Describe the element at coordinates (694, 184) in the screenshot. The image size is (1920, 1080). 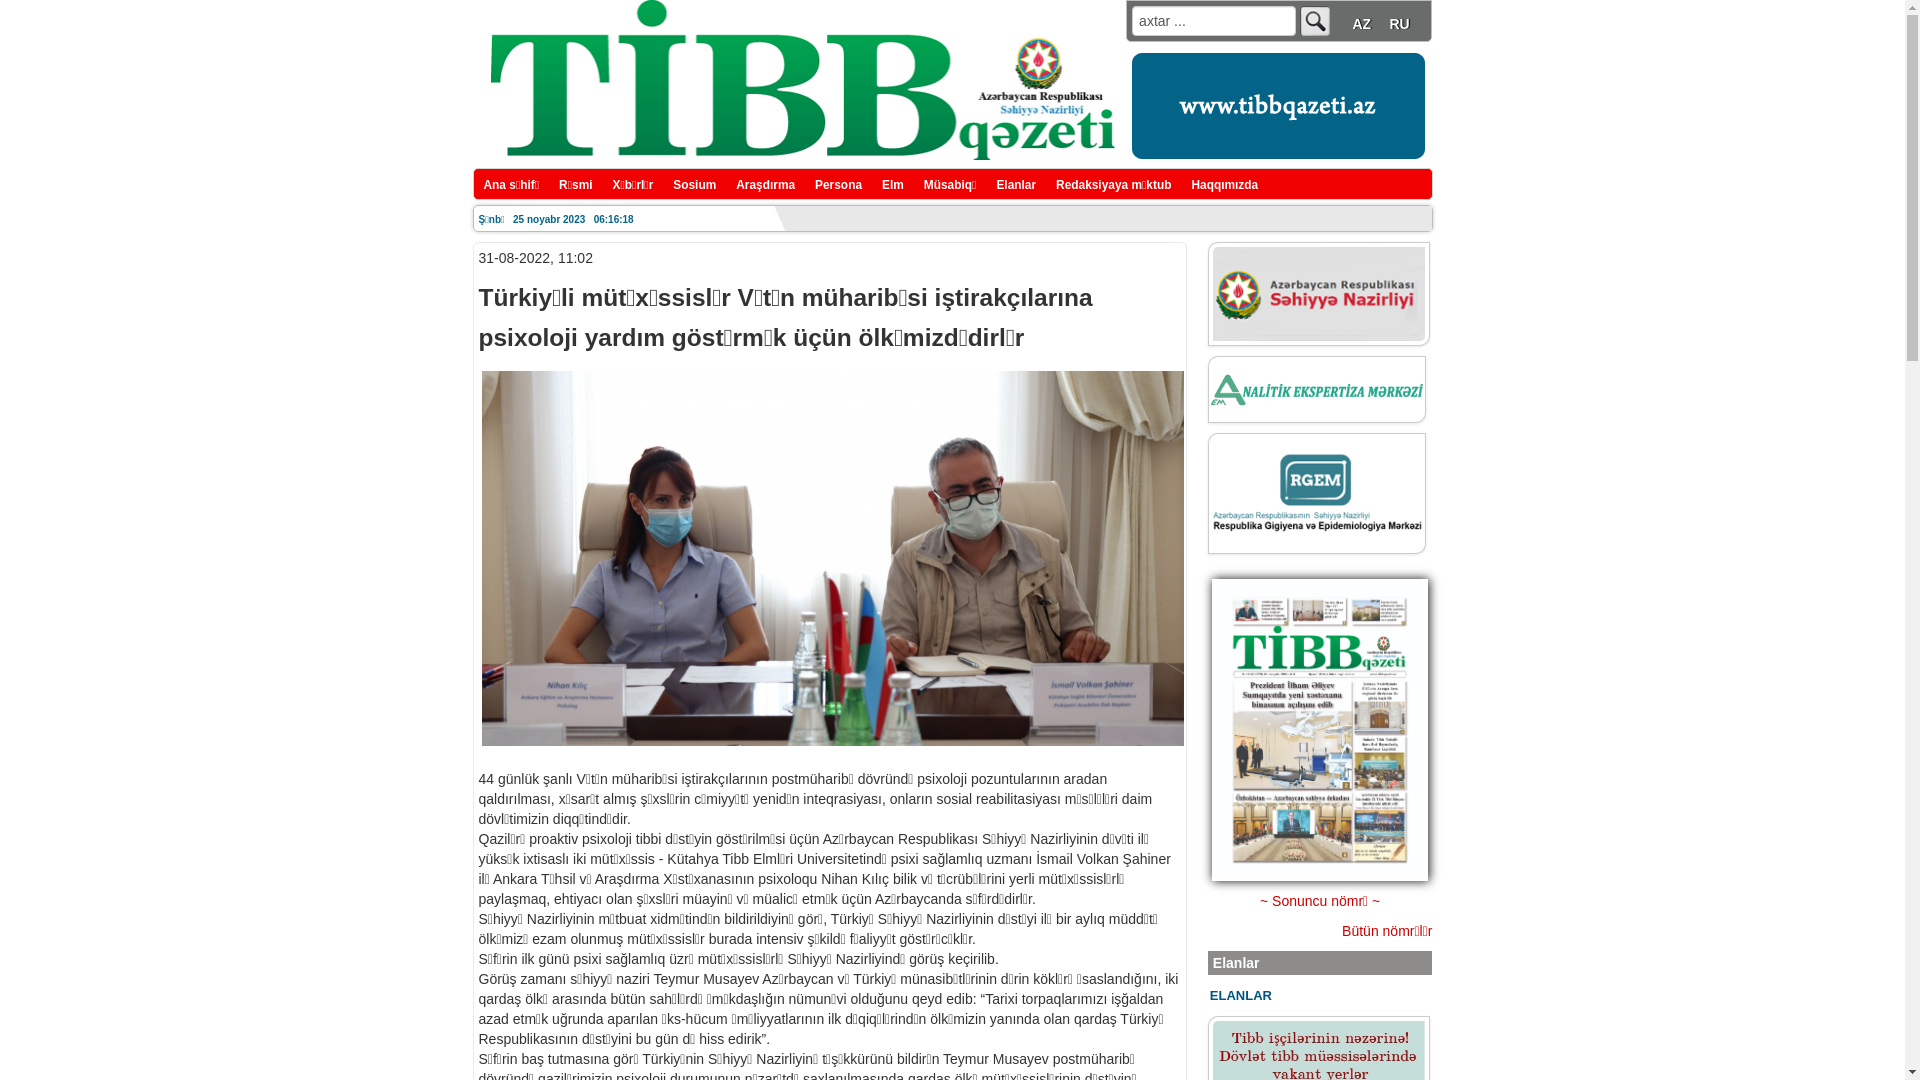
I see `'Sosium'` at that location.